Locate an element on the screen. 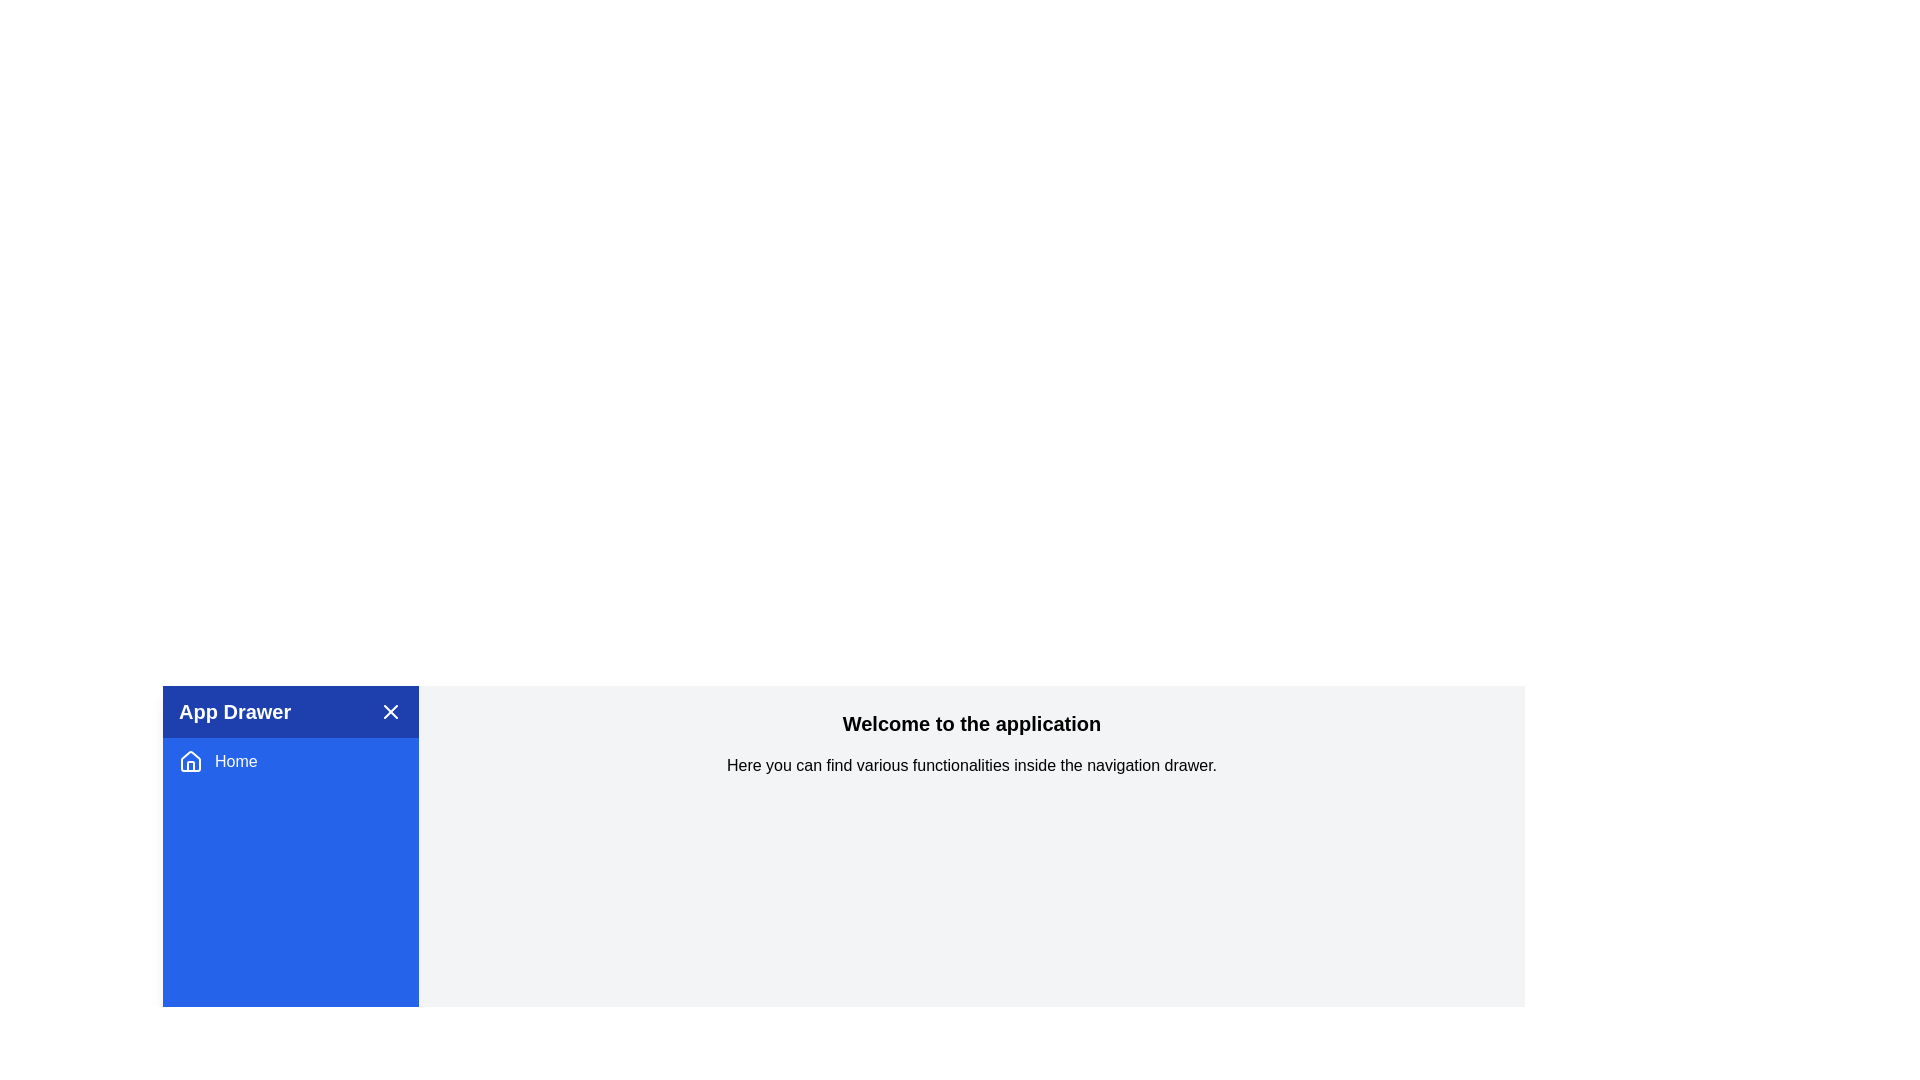 This screenshot has height=1080, width=1920. the first menu item in the 'App Drawer' sidebar that serves as a navigation link to the home section of the application is located at coordinates (290, 762).